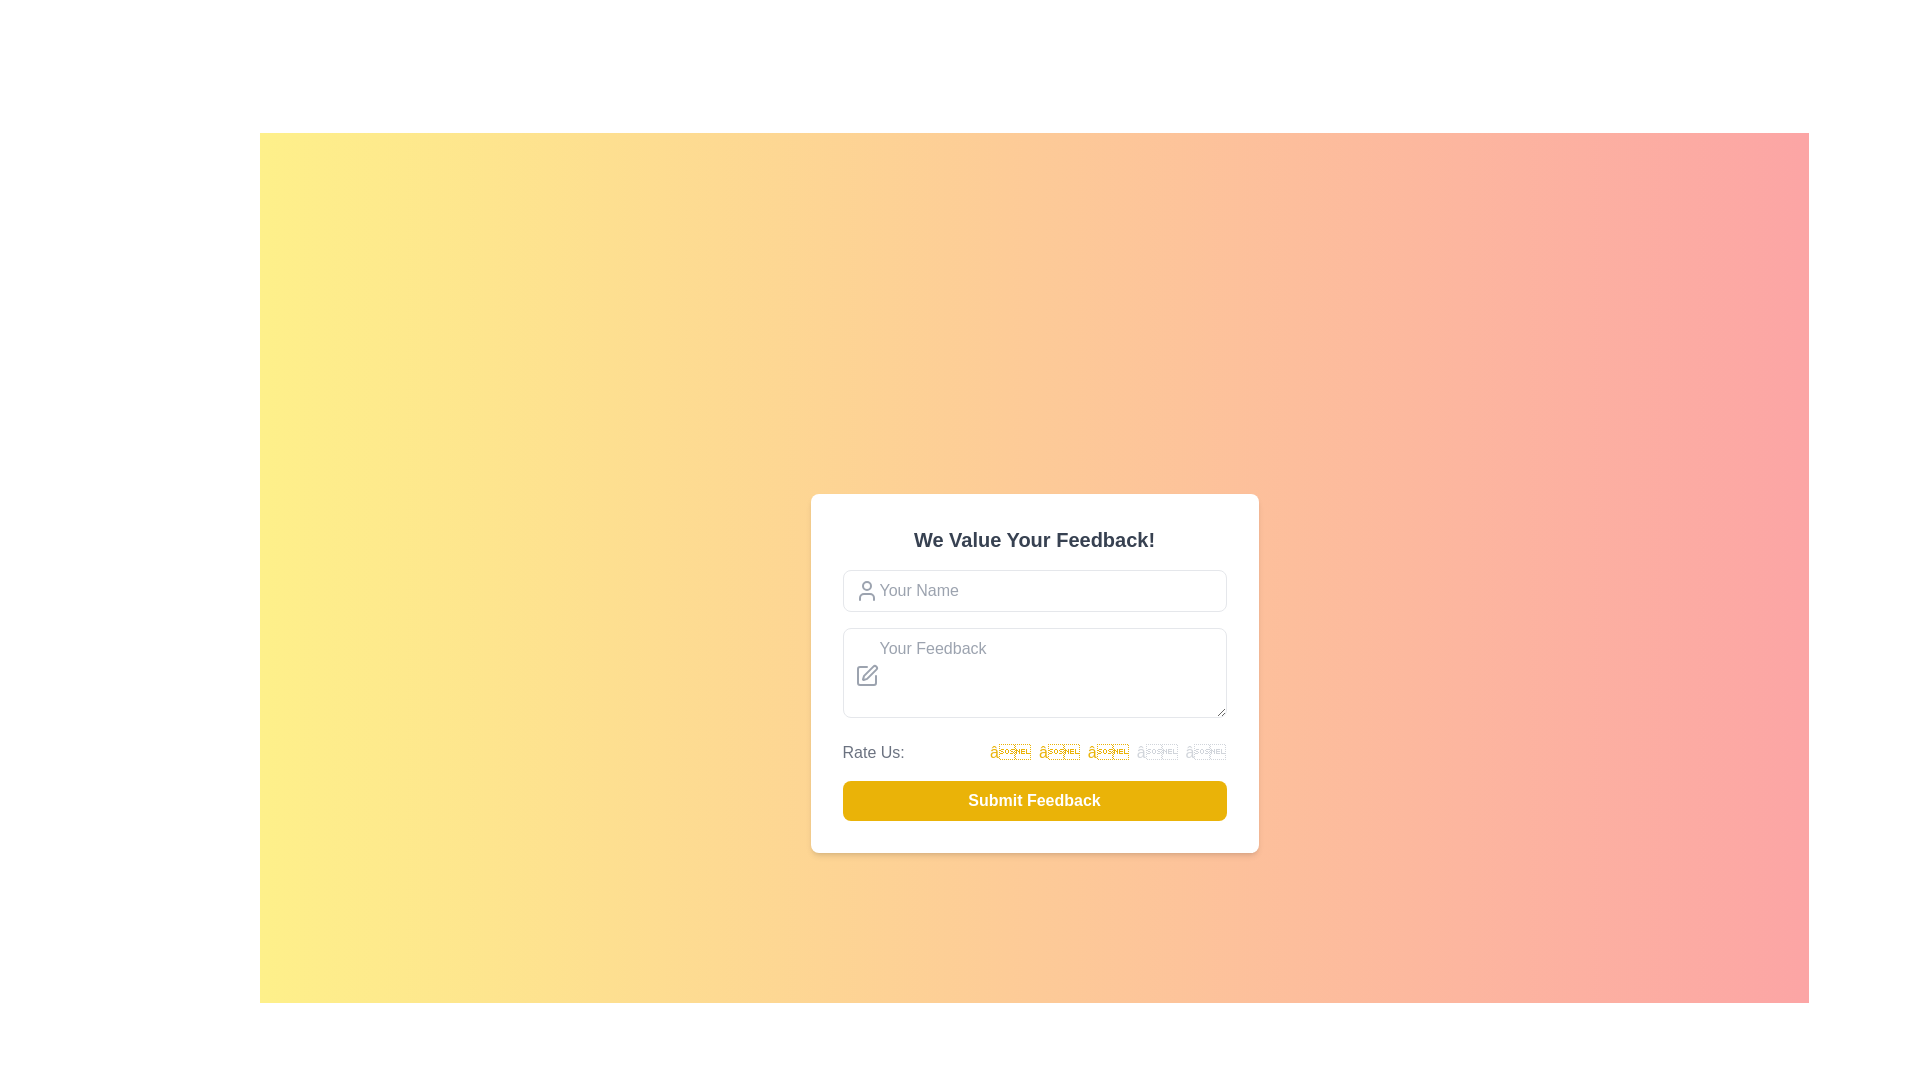 This screenshot has height=1080, width=1920. Describe the element at coordinates (866, 589) in the screenshot. I see `the icon indicating the purpose of the adjacent input field for entering a user's name, which is located to the left of the 'Your Name' text input field` at that location.